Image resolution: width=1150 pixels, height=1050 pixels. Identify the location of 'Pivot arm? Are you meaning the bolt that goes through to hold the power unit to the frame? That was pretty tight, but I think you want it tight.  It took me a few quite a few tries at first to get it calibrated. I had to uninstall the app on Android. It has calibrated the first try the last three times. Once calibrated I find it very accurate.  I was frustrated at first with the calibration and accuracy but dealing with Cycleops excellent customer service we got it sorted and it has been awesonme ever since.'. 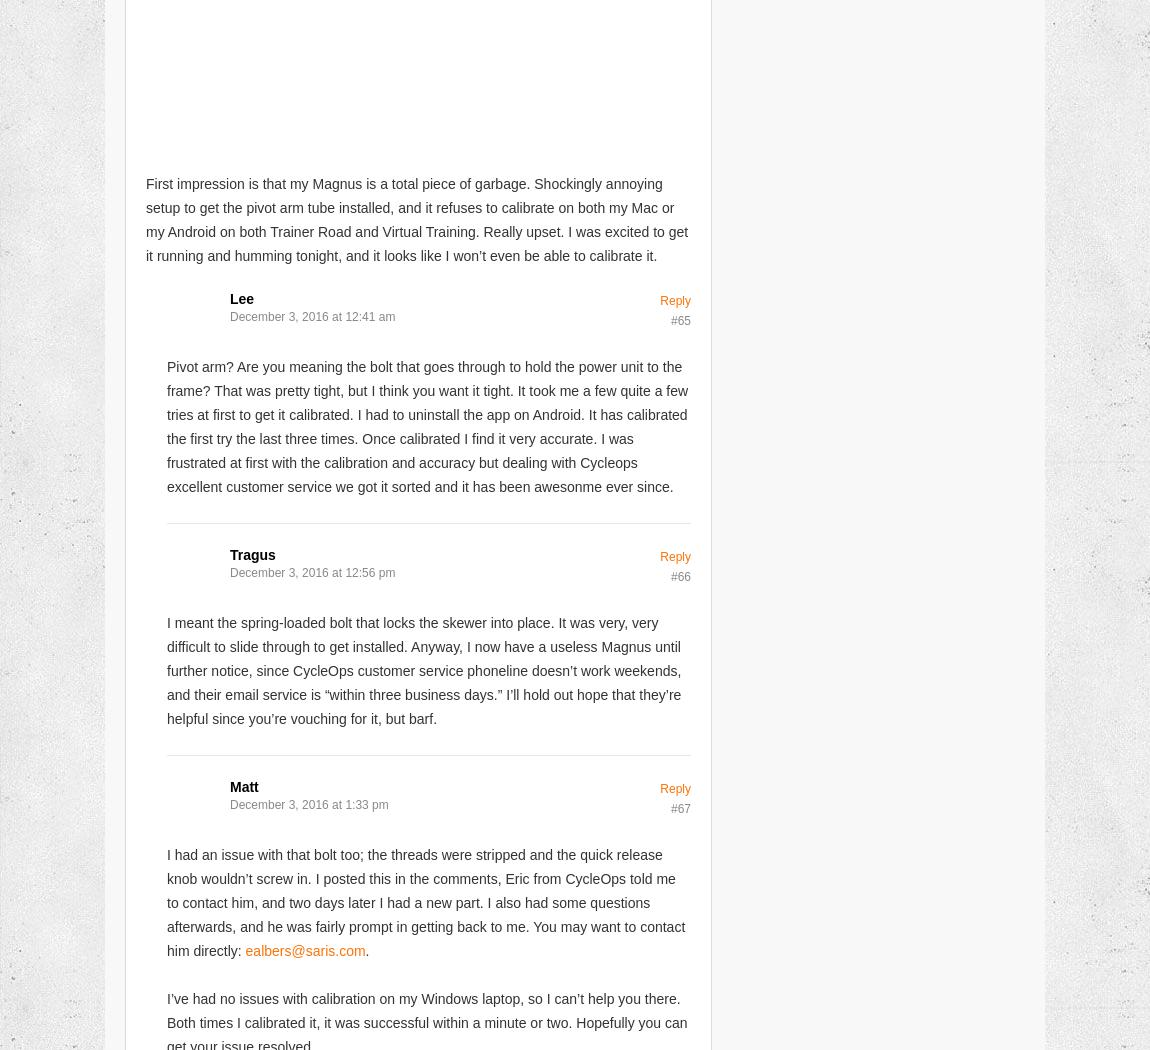
(427, 424).